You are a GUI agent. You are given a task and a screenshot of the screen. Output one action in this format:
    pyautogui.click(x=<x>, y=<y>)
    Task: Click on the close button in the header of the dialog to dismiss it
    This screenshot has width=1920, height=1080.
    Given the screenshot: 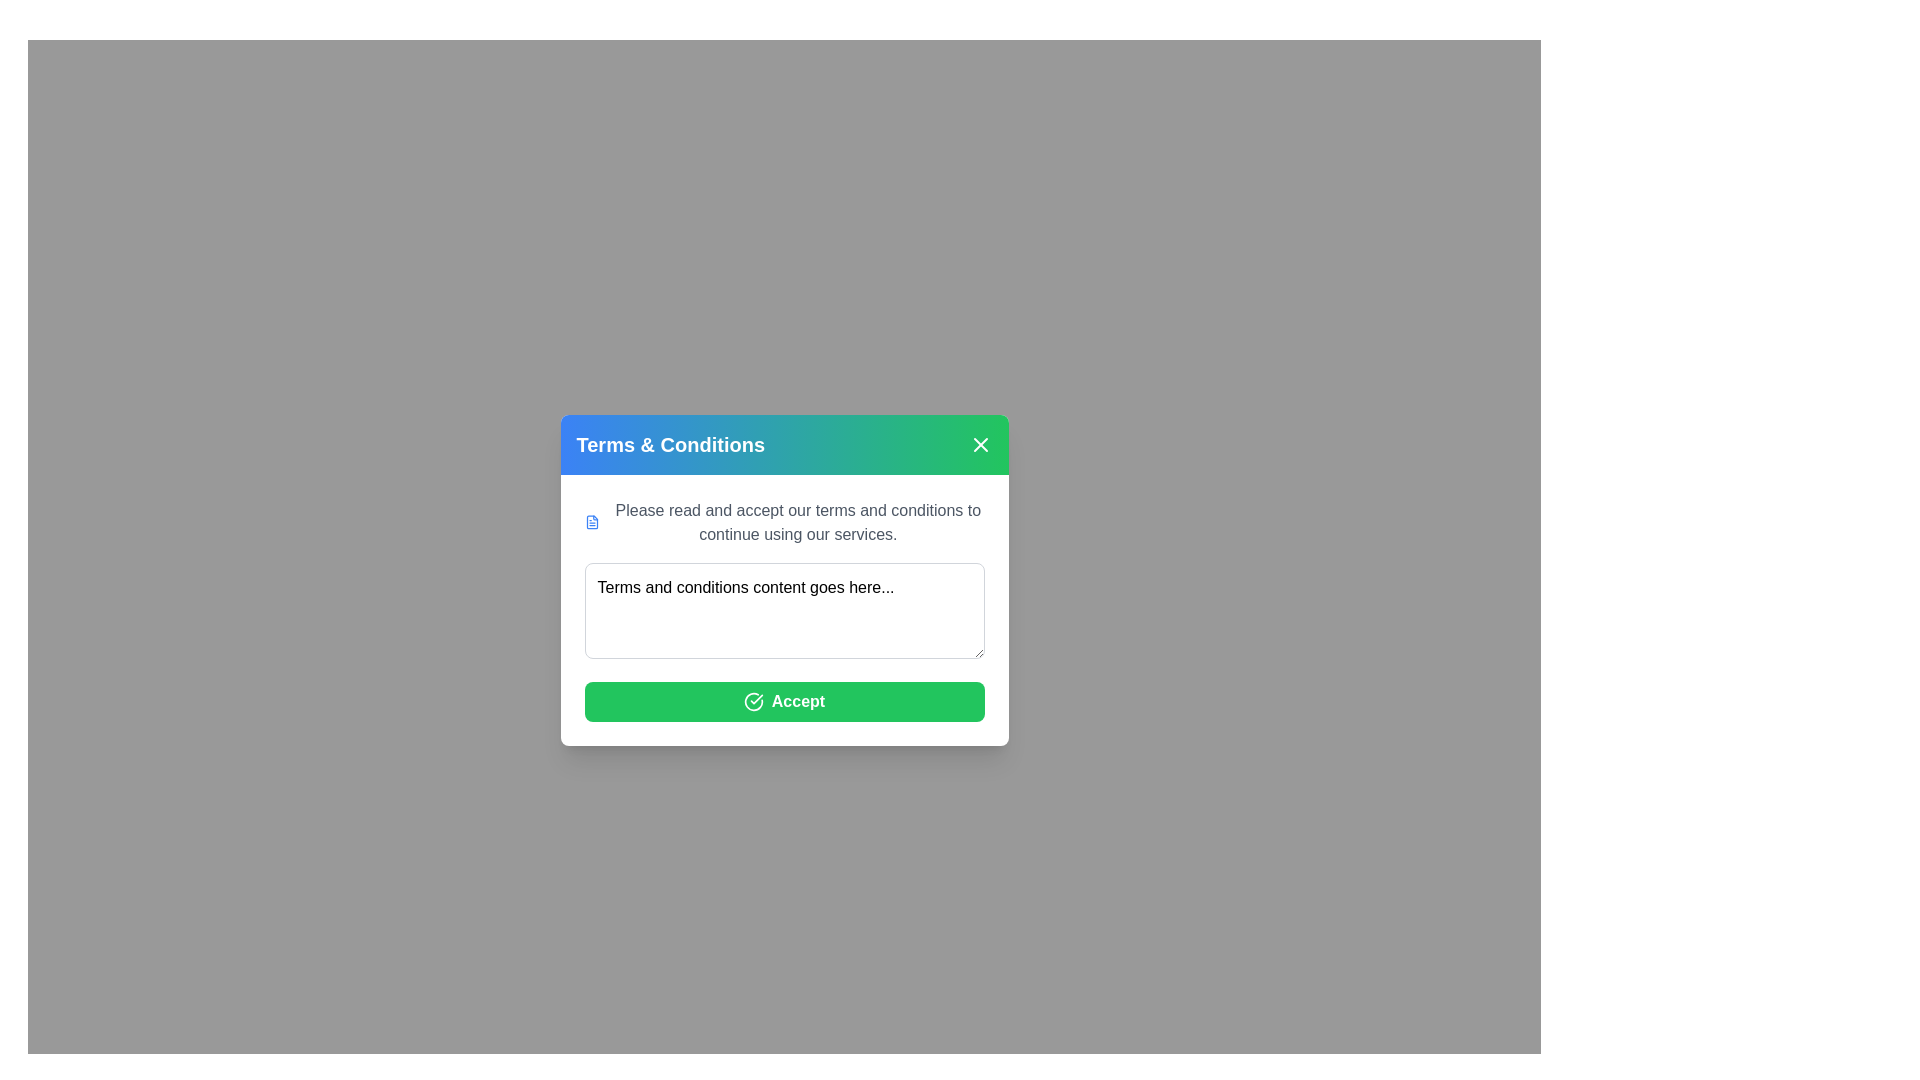 What is the action you would take?
    pyautogui.click(x=980, y=443)
    